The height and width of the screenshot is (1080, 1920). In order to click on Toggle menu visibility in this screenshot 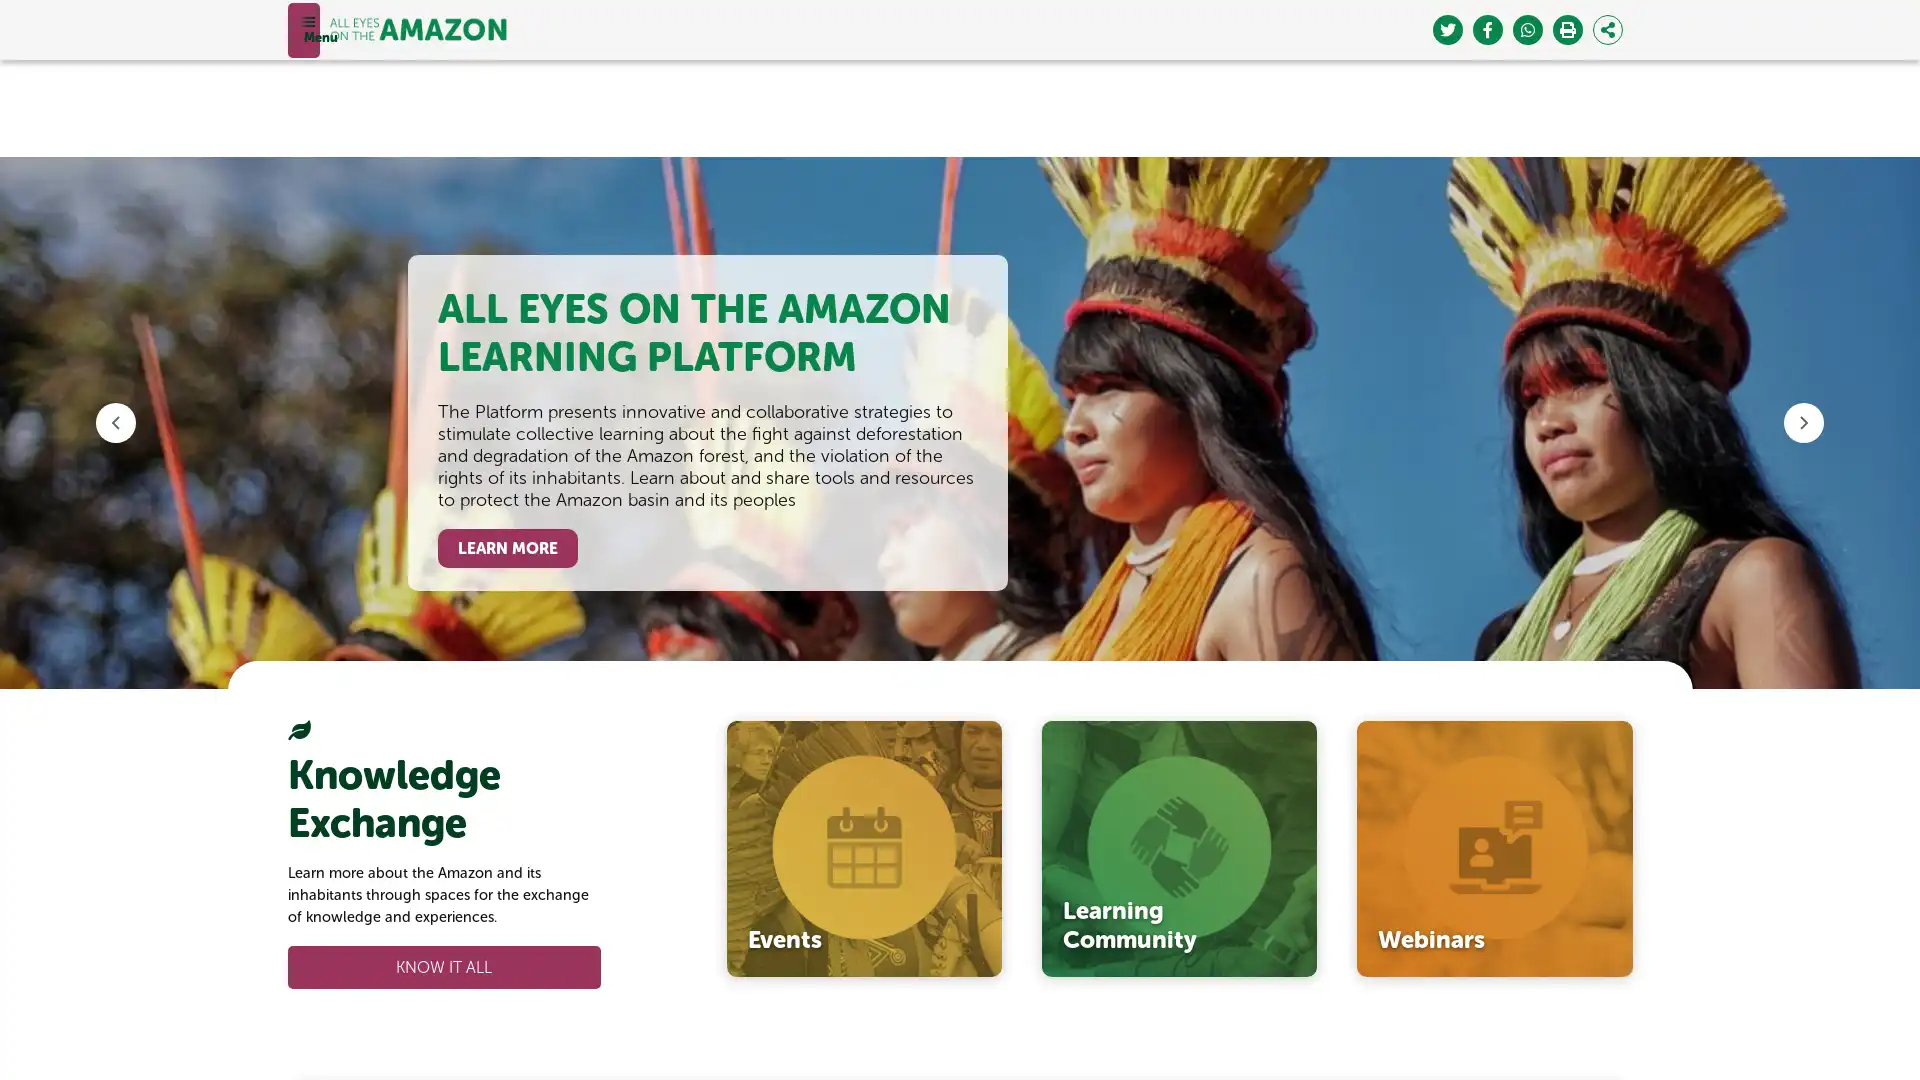, I will do `click(301, 29)`.